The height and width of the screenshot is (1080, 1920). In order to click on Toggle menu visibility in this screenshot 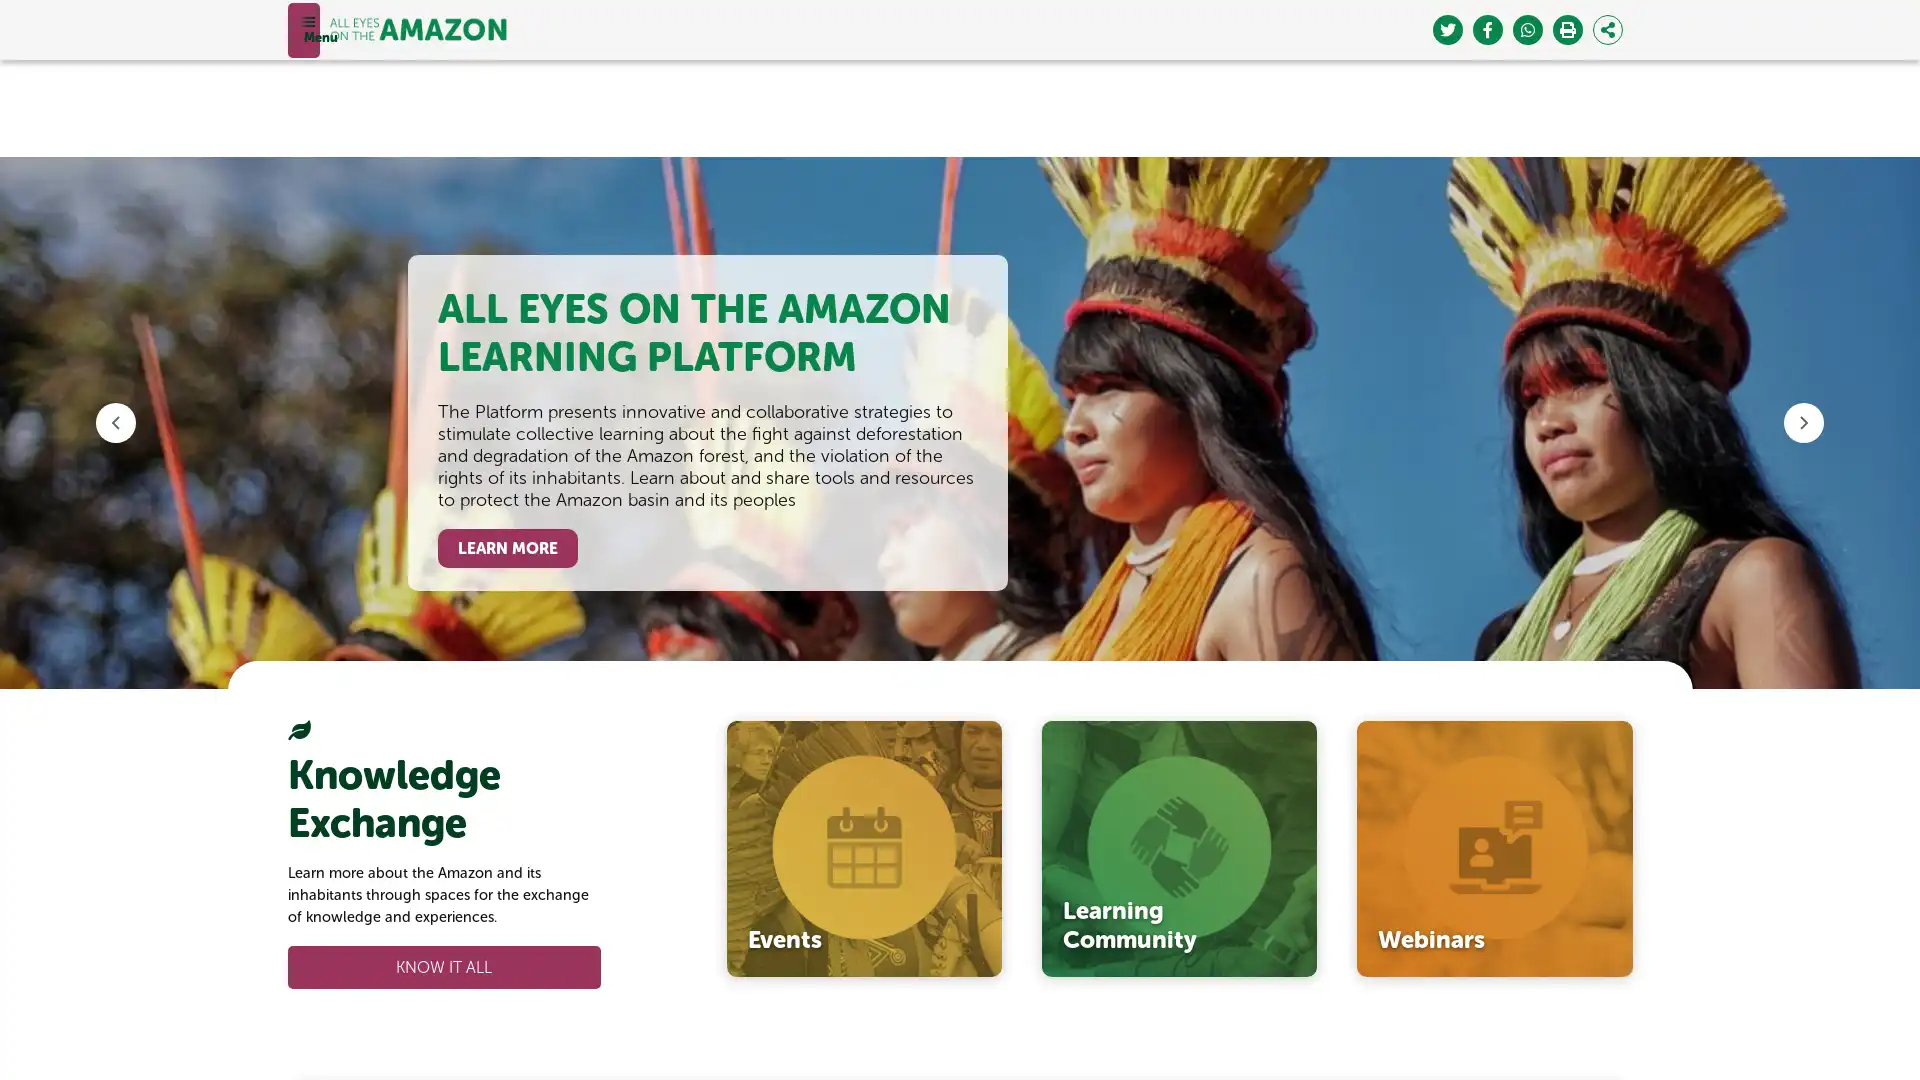, I will do `click(301, 29)`.